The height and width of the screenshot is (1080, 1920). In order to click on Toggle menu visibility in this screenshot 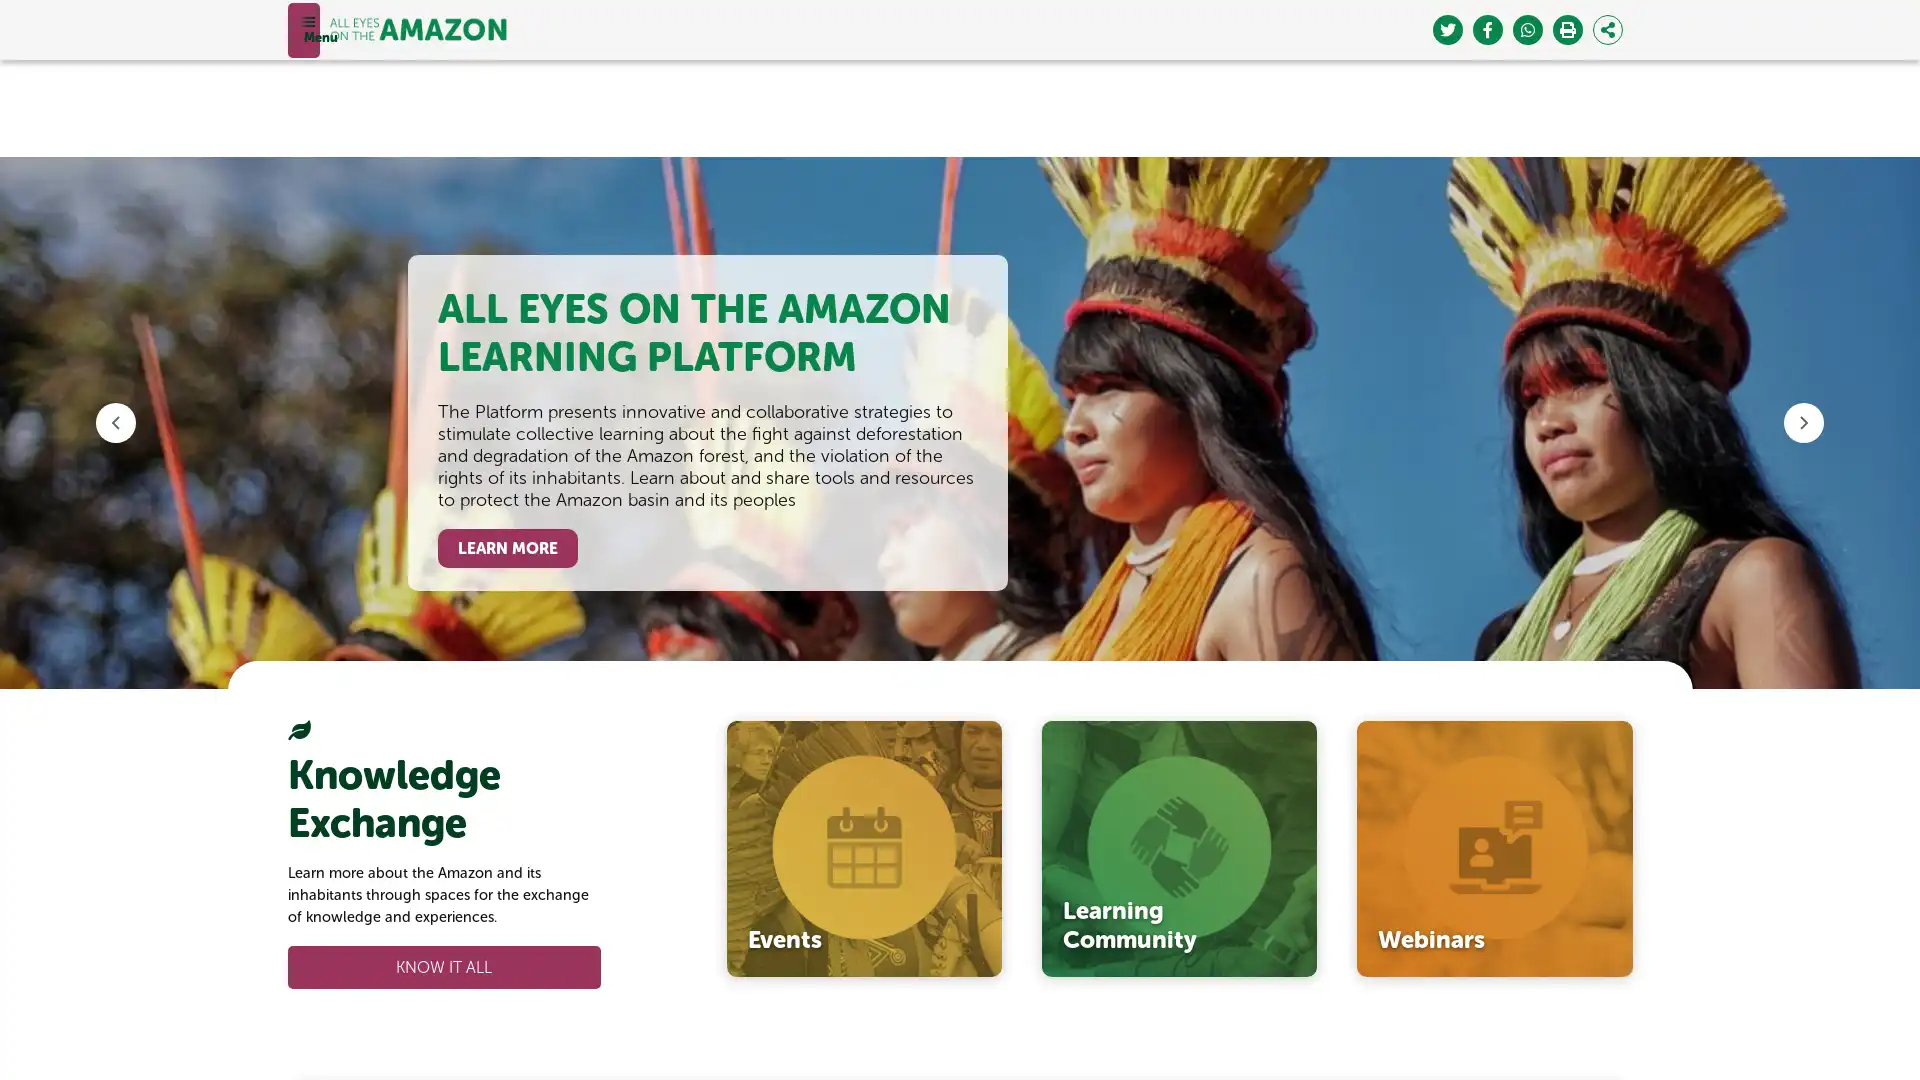, I will do `click(301, 29)`.